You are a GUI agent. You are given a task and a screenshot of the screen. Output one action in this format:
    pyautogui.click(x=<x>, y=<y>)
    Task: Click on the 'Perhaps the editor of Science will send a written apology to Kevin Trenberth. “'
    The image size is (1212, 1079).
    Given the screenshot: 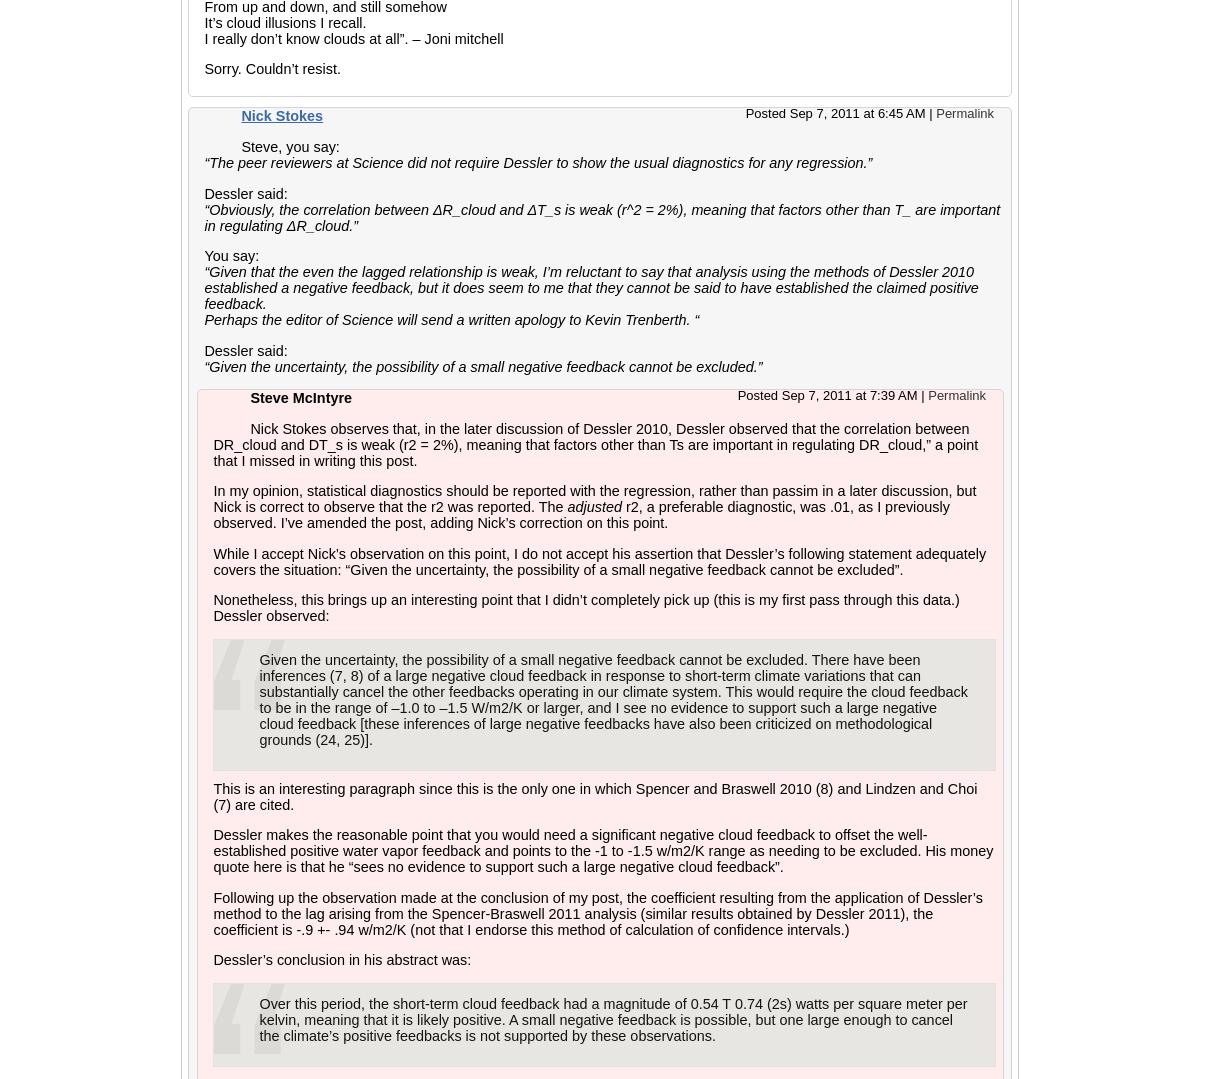 What is the action you would take?
    pyautogui.click(x=451, y=319)
    